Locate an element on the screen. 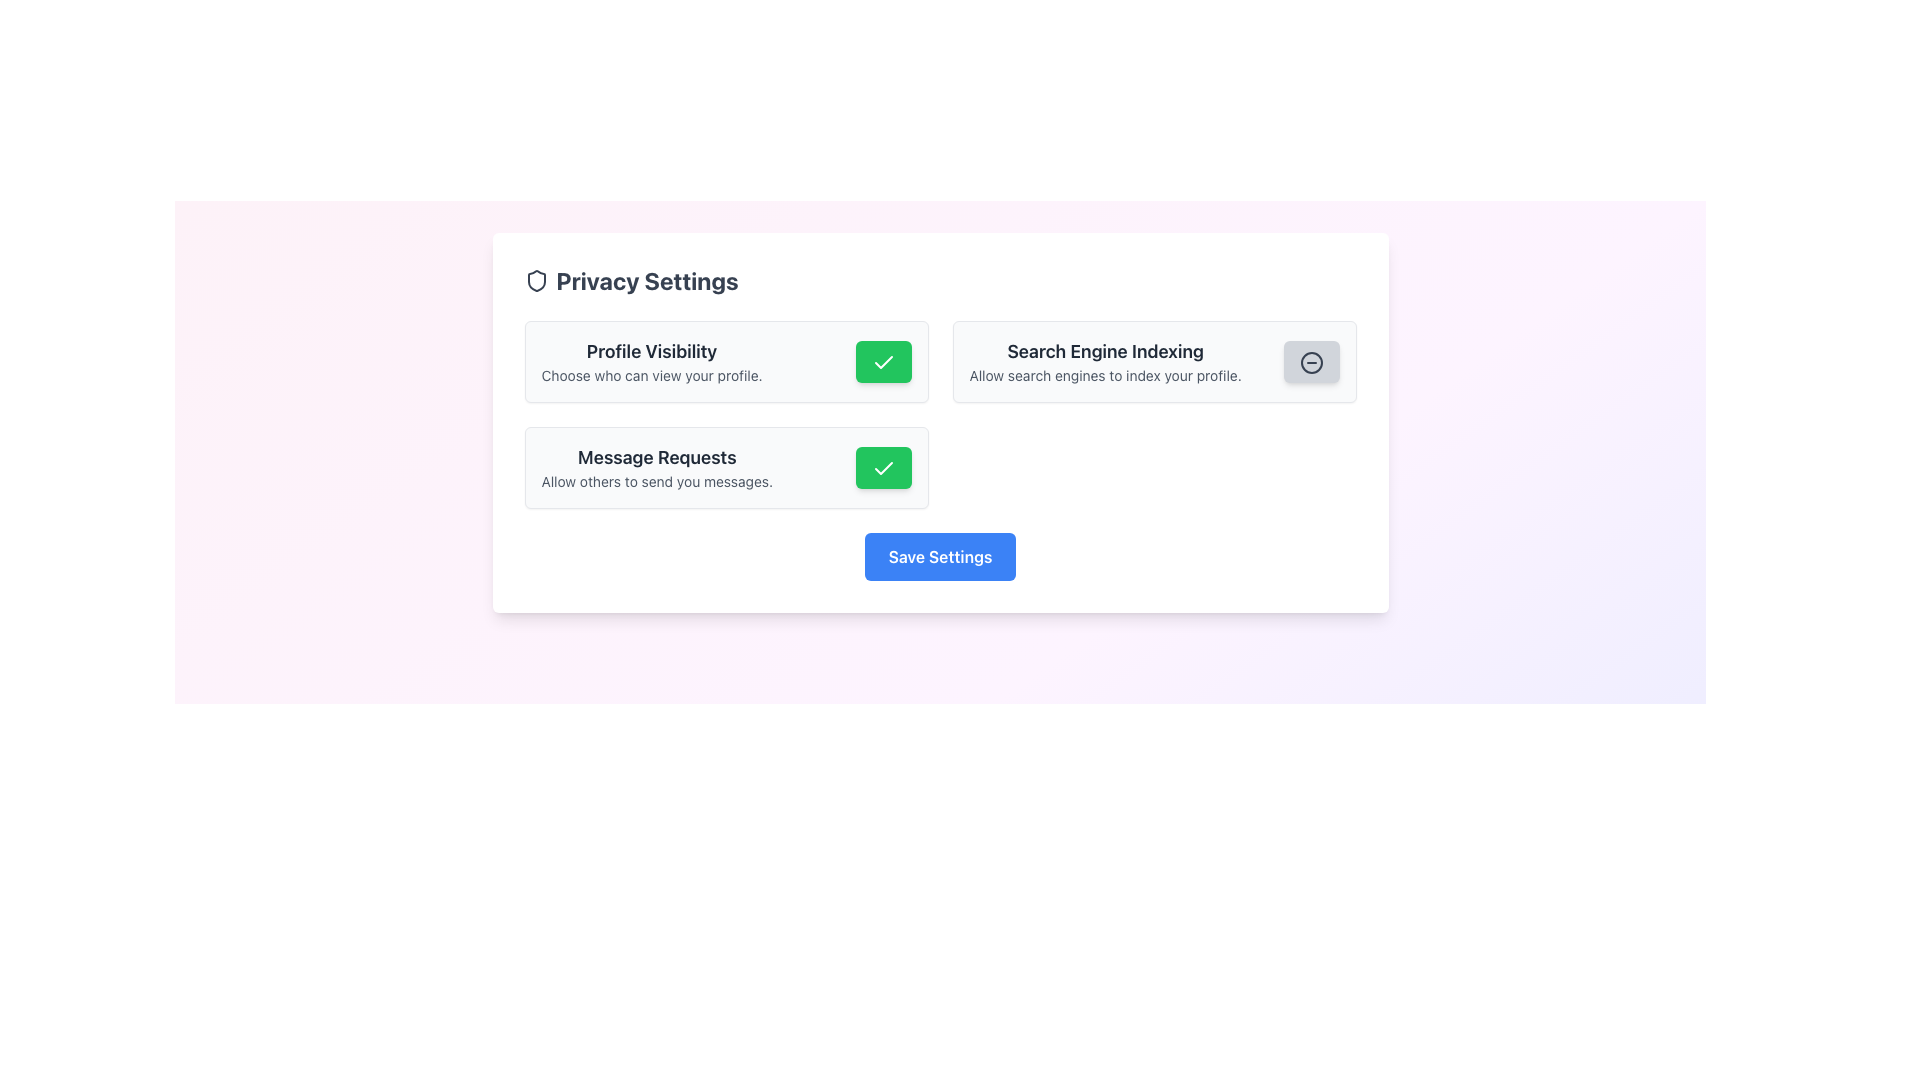 This screenshot has height=1080, width=1920. shield-shaped icon located in the upper-left corner of the 'Privacy Settings' card, which has a hollow design and is part of an SVG graphic is located at coordinates (536, 281).